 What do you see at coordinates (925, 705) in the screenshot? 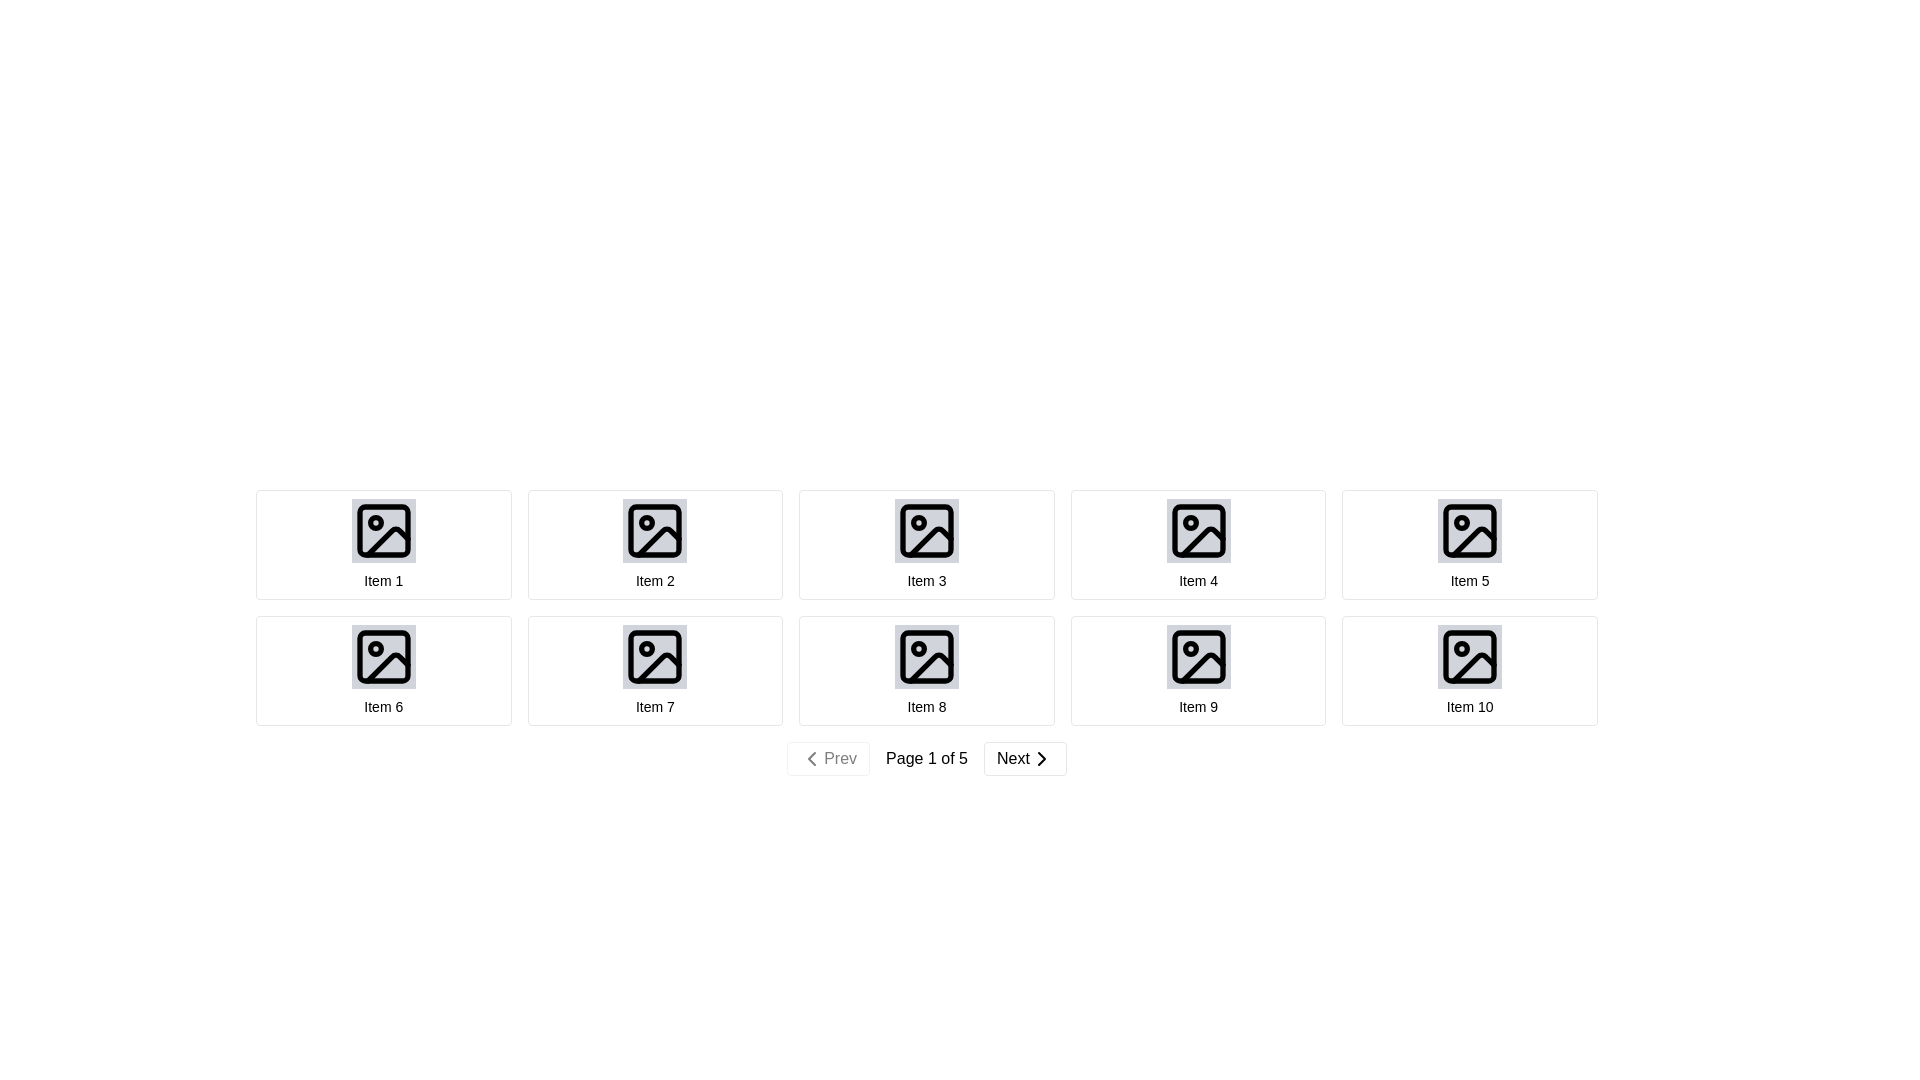
I see `the text label located in the second row, third column of the grid layout that serves as an identification for the associated image or component` at bounding box center [925, 705].